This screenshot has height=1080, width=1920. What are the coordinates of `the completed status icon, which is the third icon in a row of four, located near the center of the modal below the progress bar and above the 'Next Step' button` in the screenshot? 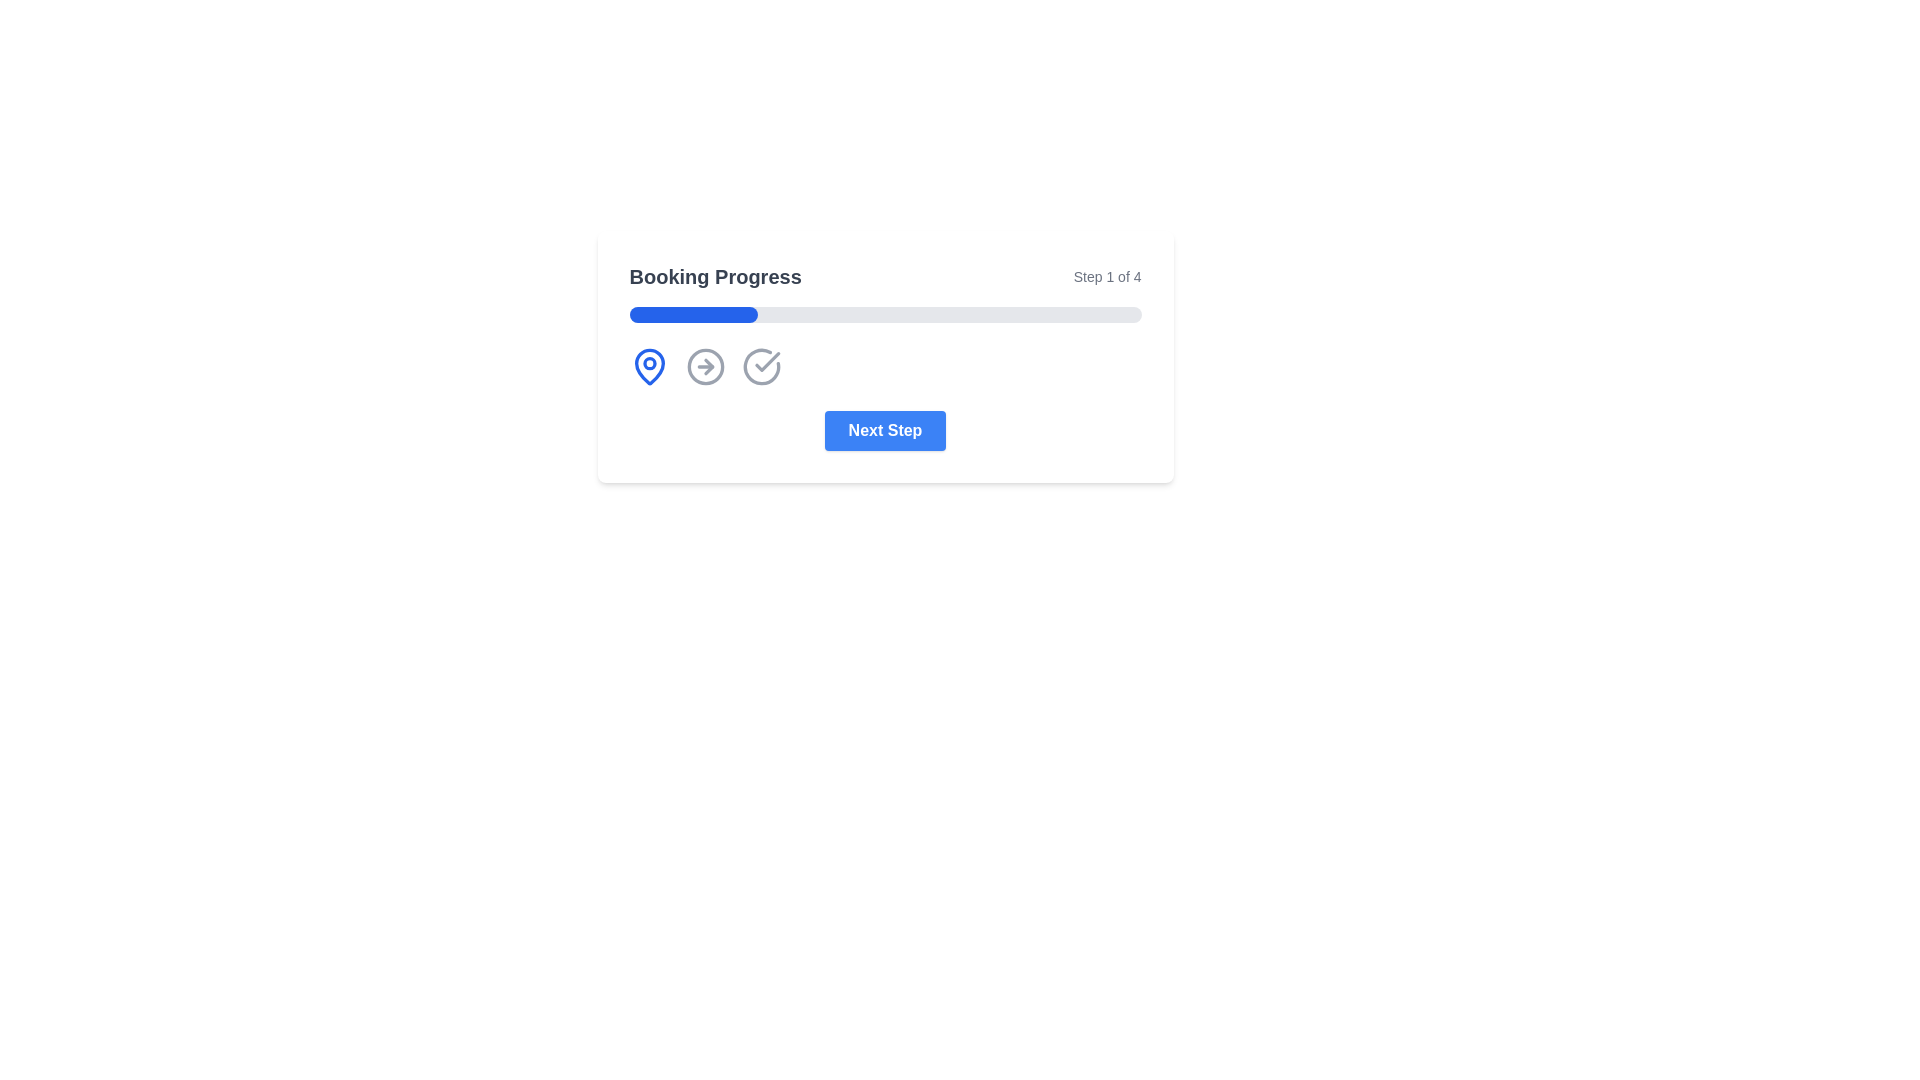 It's located at (760, 366).